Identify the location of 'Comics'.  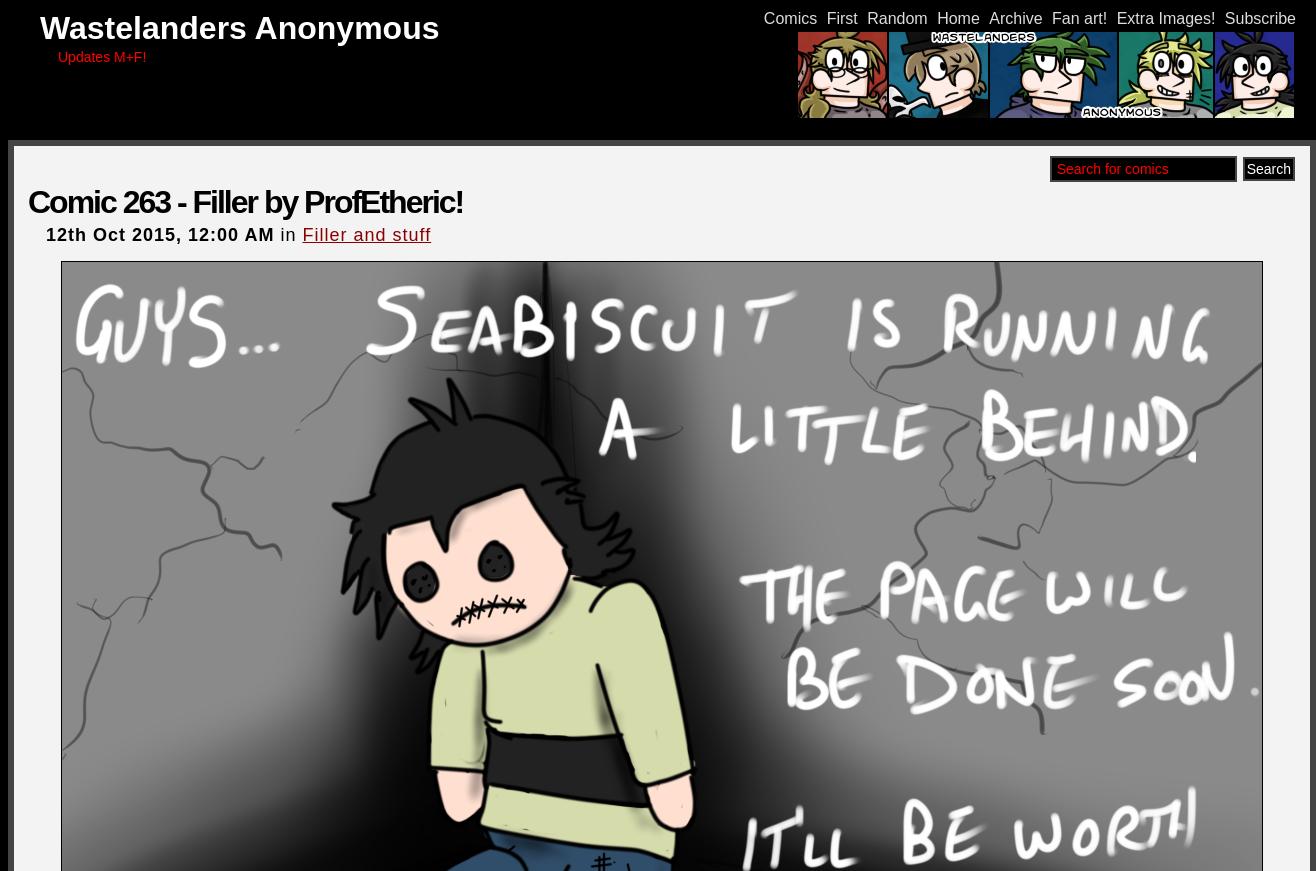
(789, 17).